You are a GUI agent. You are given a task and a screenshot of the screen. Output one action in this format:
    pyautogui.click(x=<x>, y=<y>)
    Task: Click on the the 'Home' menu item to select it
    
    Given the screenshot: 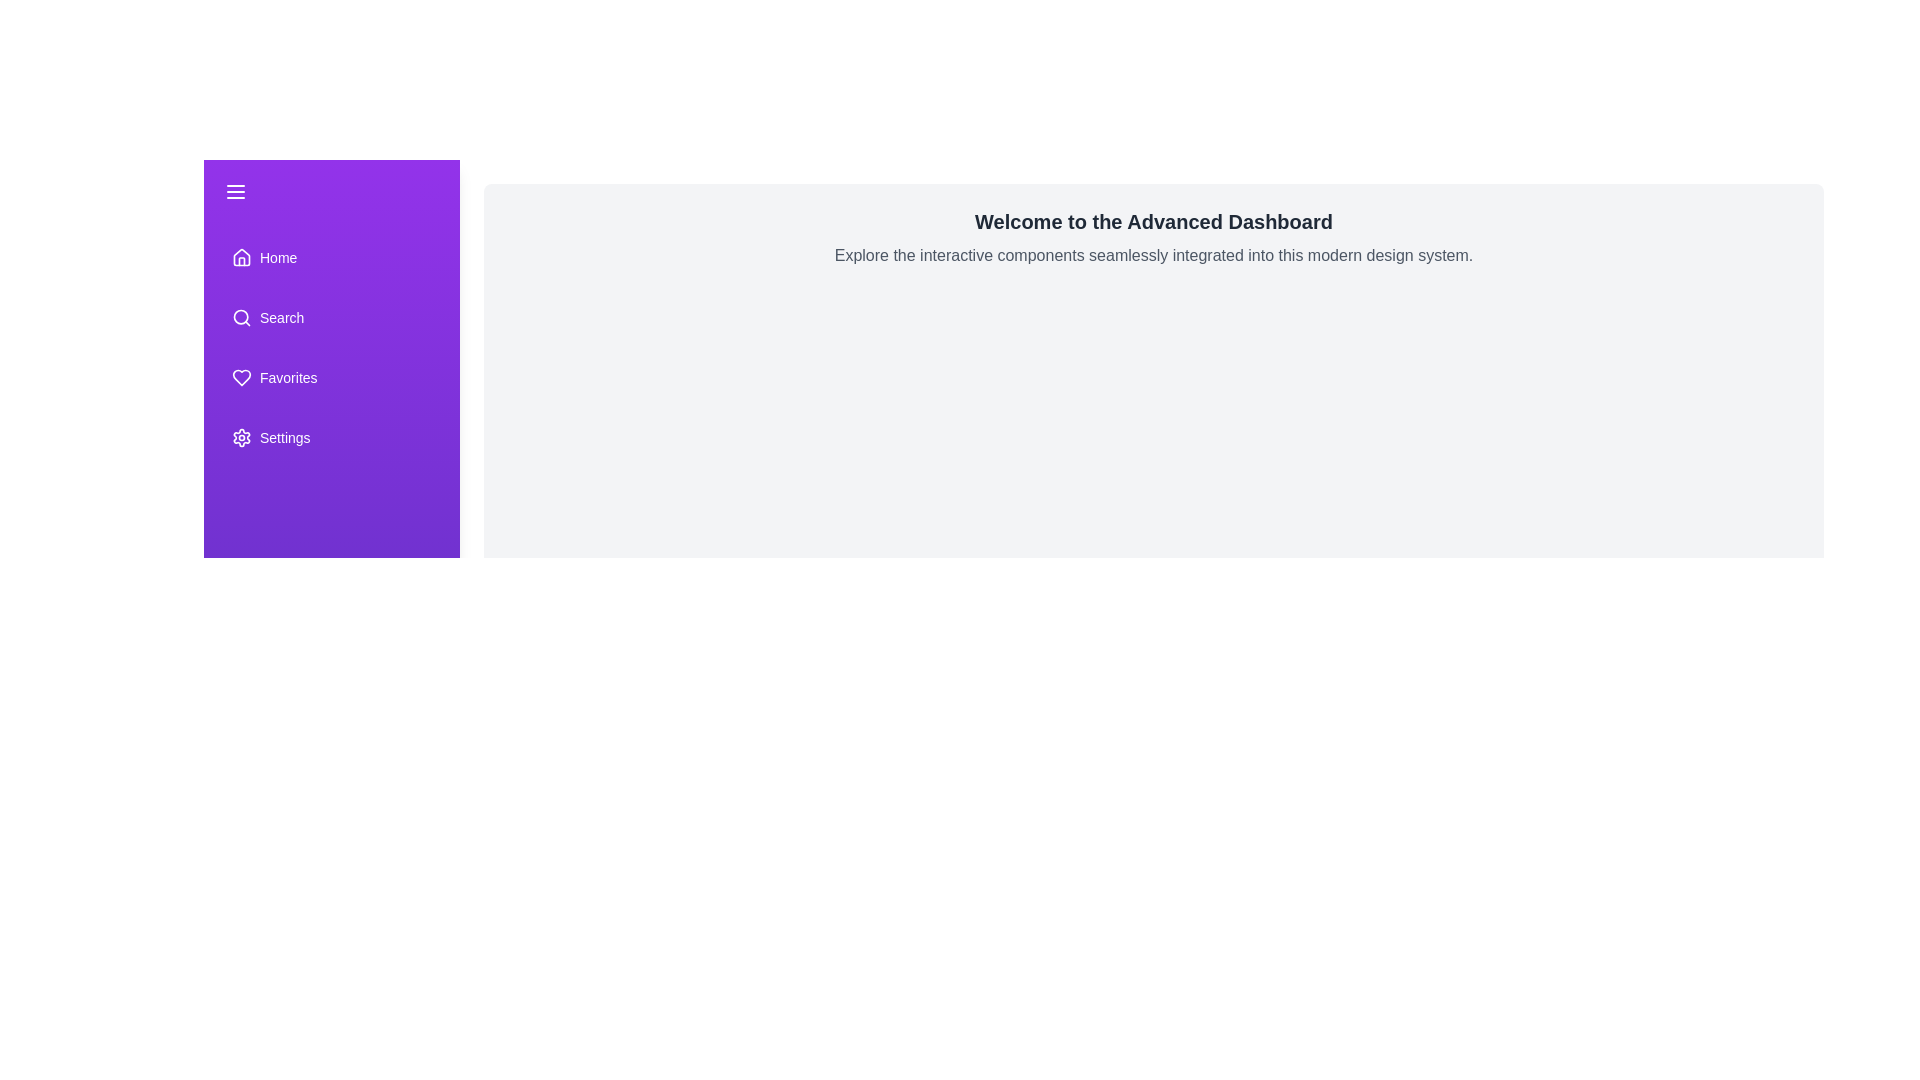 What is the action you would take?
    pyautogui.click(x=331, y=257)
    